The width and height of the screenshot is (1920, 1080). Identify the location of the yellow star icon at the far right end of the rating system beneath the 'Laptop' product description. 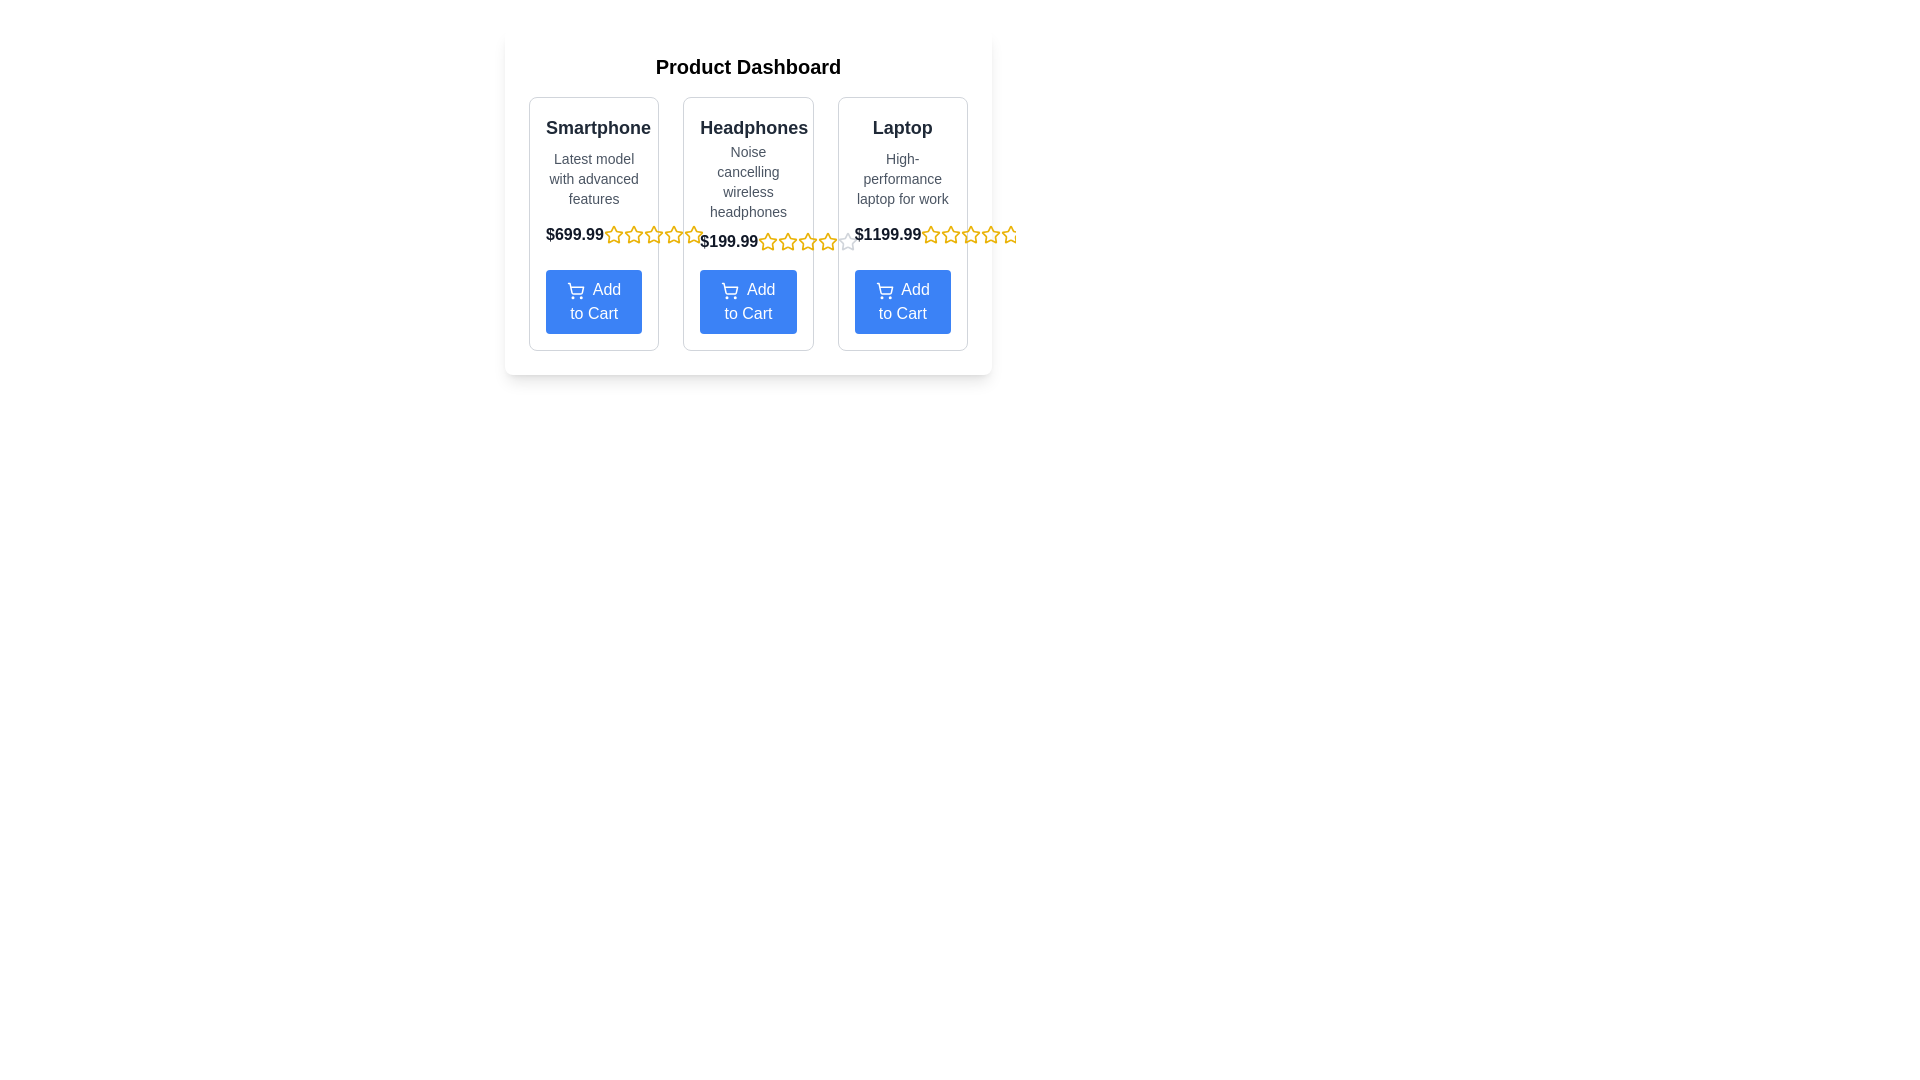
(1011, 233).